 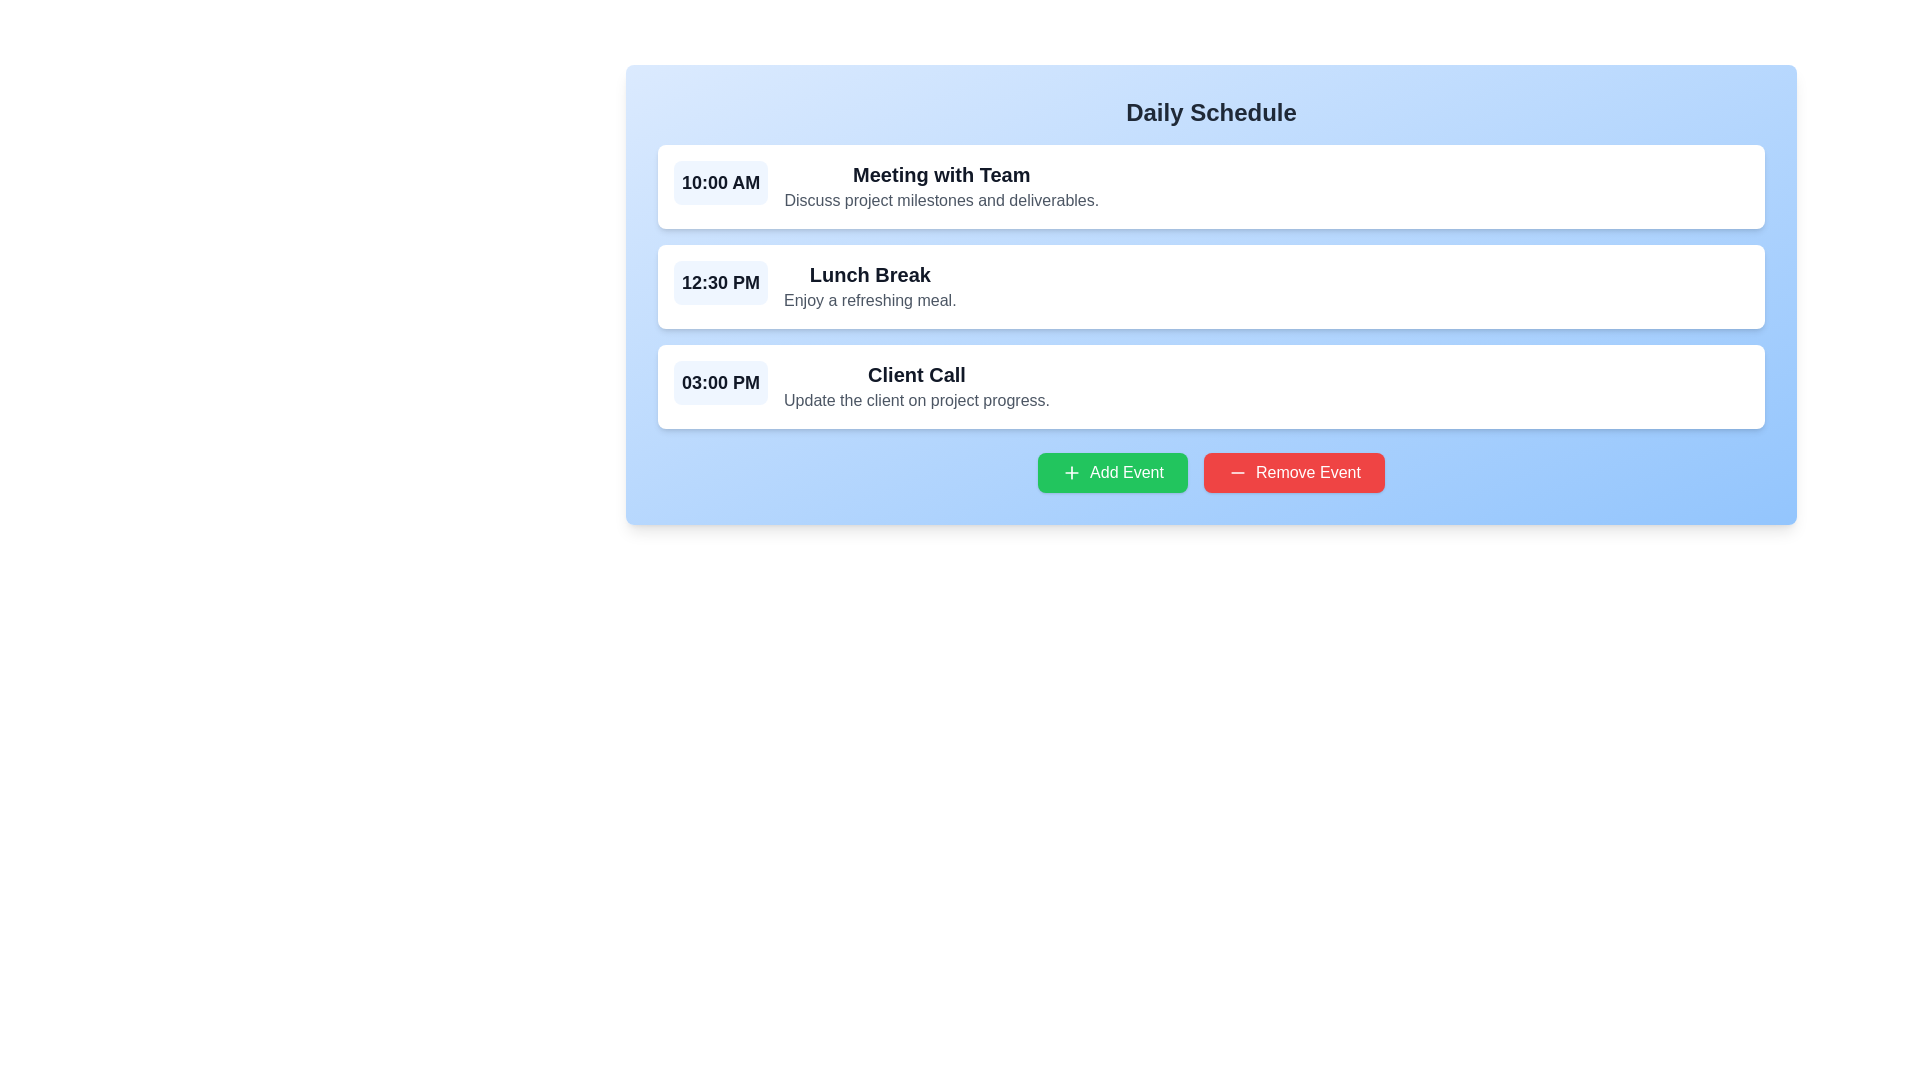 What do you see at coordinates (720, 182) in the screenshot?
I see `the text label displaying '10:00 AM' in bold, large, black font, which is located under the 'Daily Schedule' heading, aligned to the left of the 'Meeting with Team' title and above the 'Lunch Break' entry` at bounding box center [720, 182].